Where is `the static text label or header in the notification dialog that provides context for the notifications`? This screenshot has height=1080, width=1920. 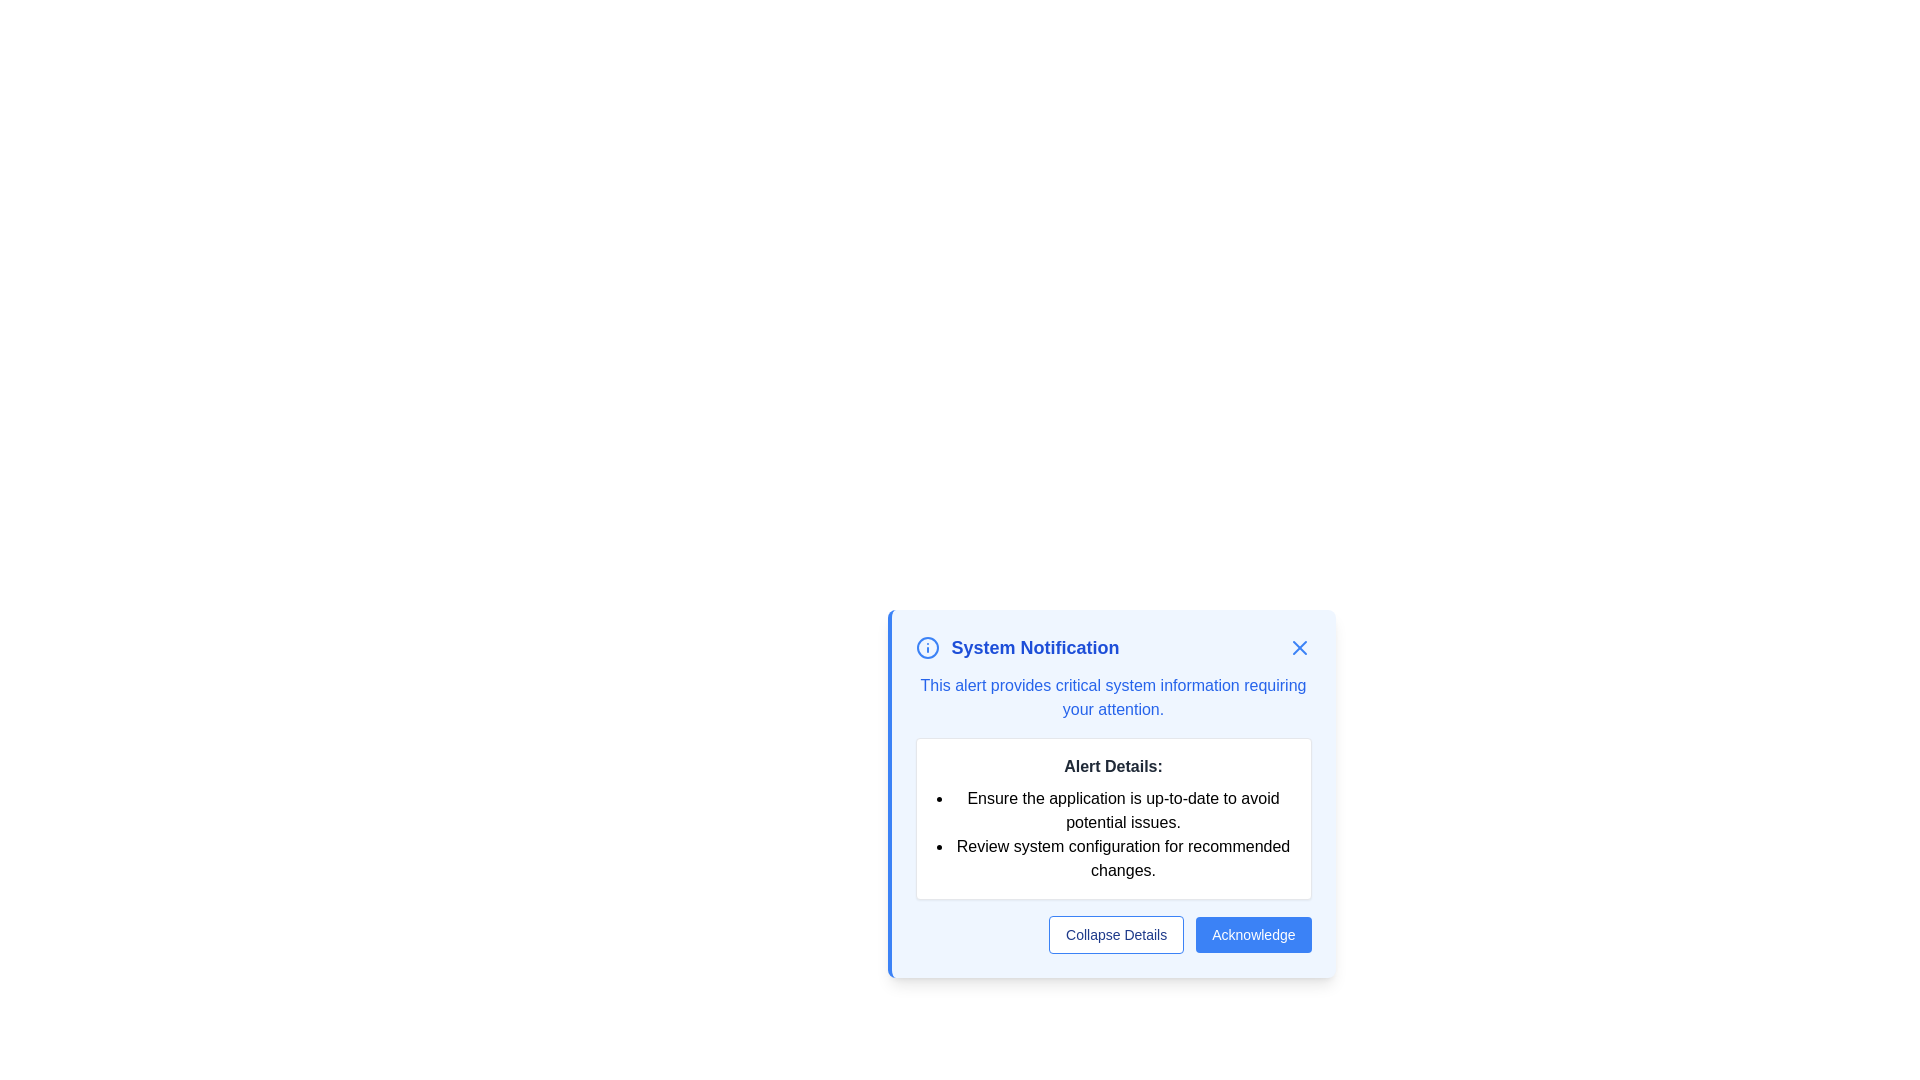 the static text label or header in the notification dialog that provides context for the notifications is located at coordinates (1035, 648).